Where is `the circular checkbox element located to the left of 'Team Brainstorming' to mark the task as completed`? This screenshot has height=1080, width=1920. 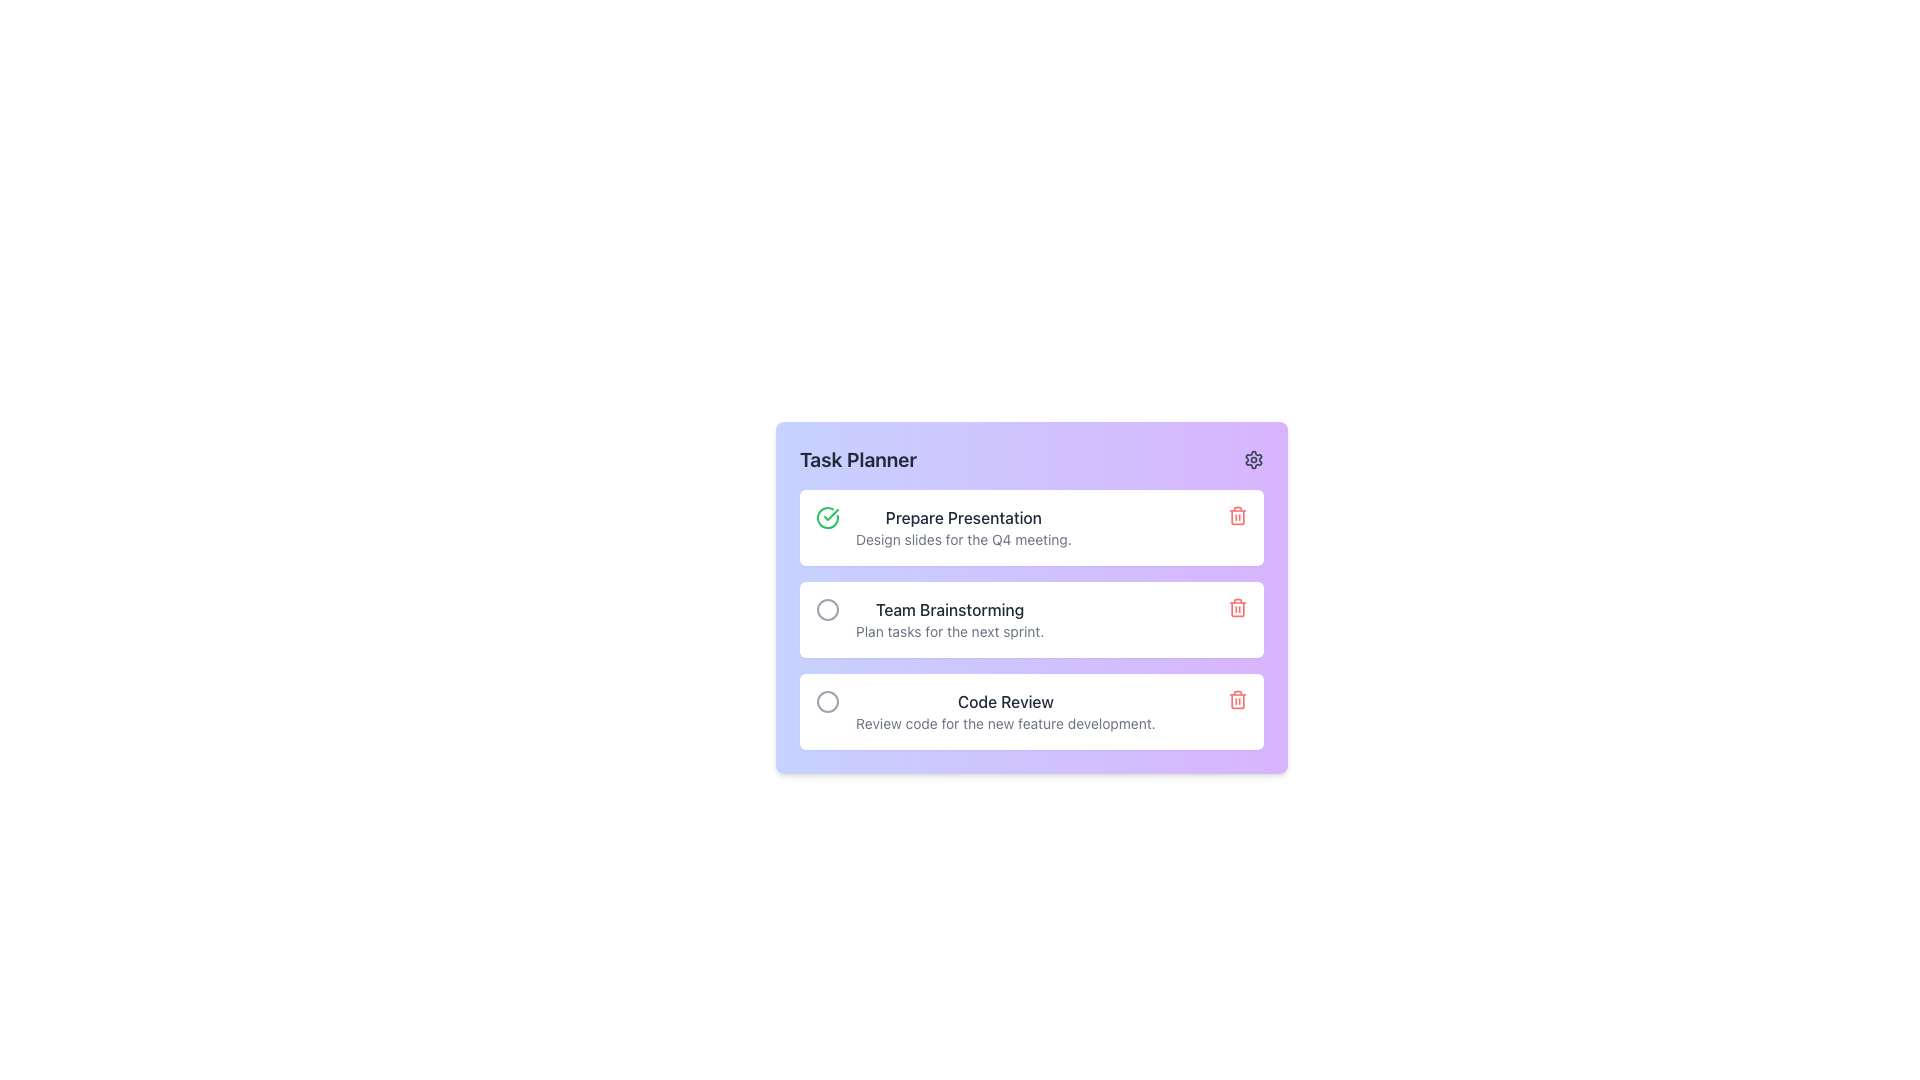
the circular checkbox element located to the left of 'Team Brainstorming' to mark the task as completed is located at coordinates (828, 608).